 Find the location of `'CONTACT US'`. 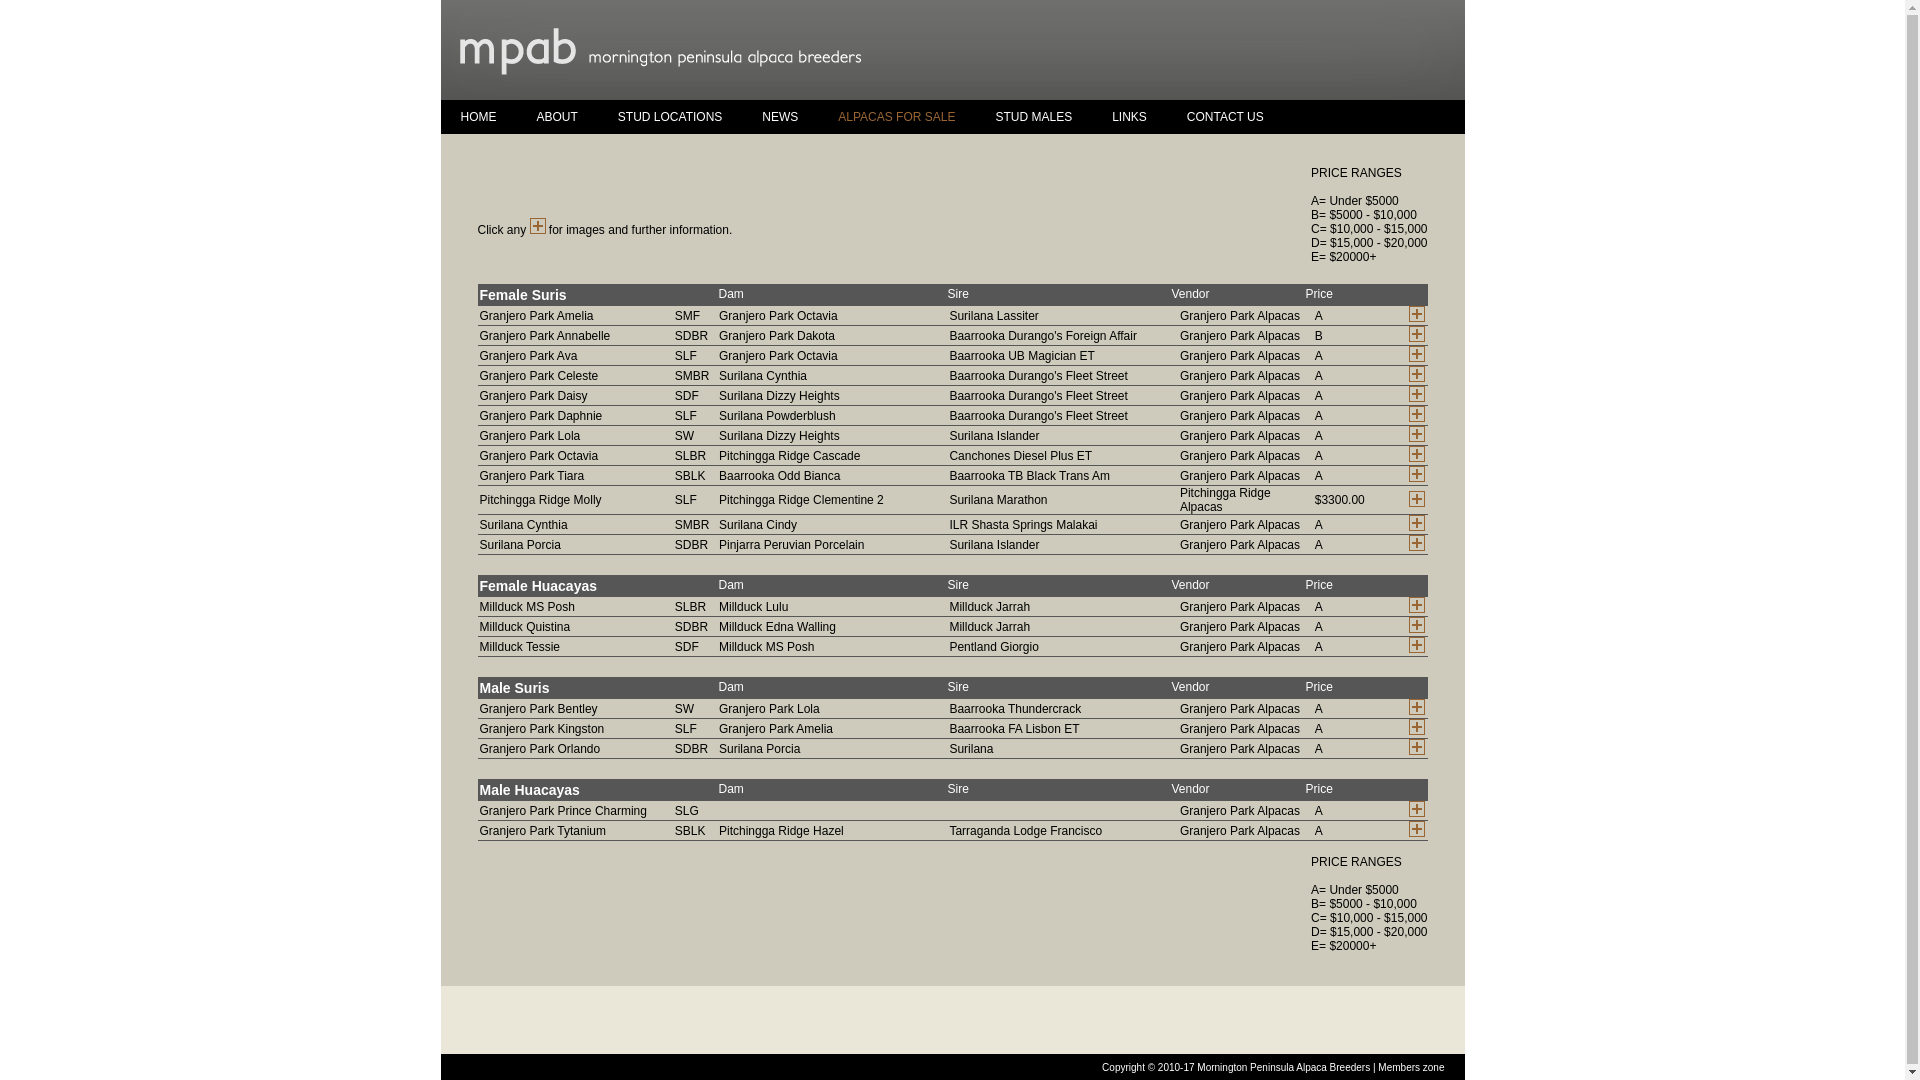

'CONTACT US' is located at coordinates (1224, 116).